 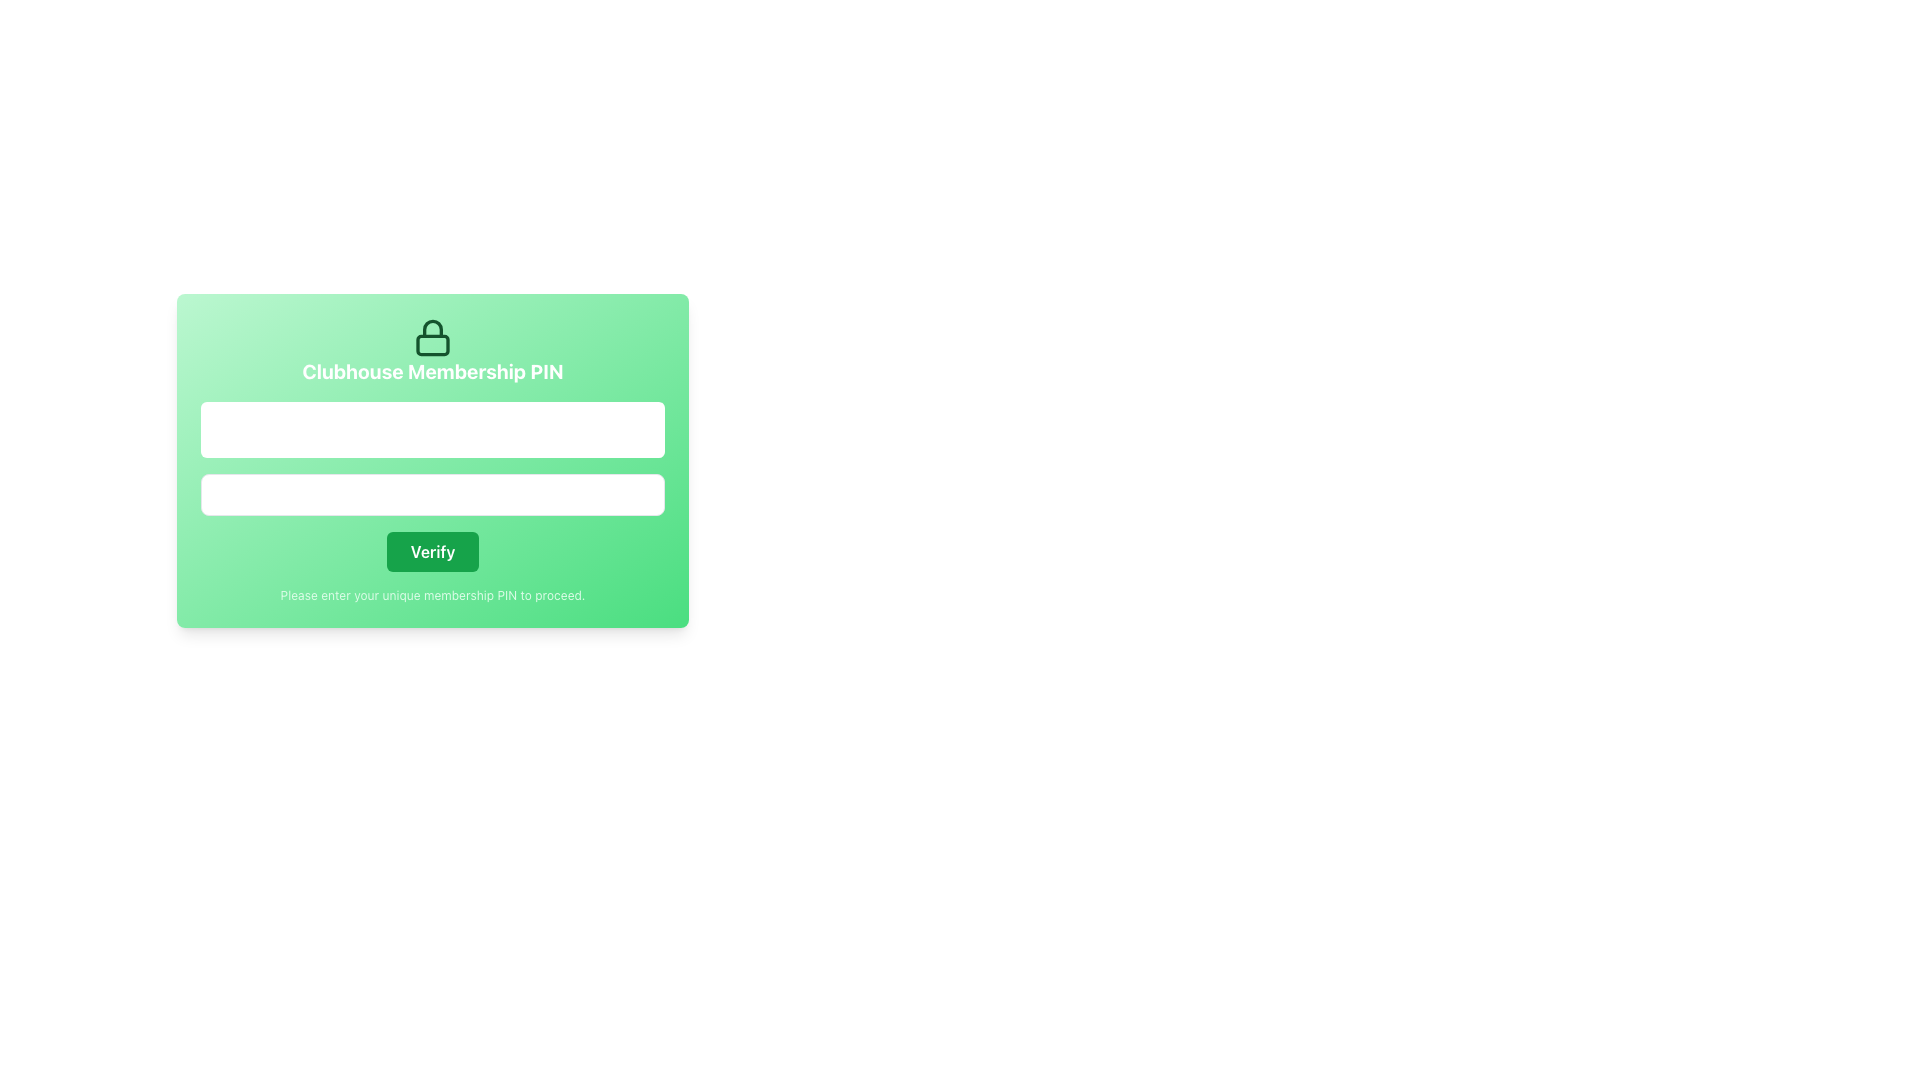 I want to click on the curved top part of the lock icon in the SVG displayed above the text 'Clubhouse Membership PIN', so click(x=431, y=326).